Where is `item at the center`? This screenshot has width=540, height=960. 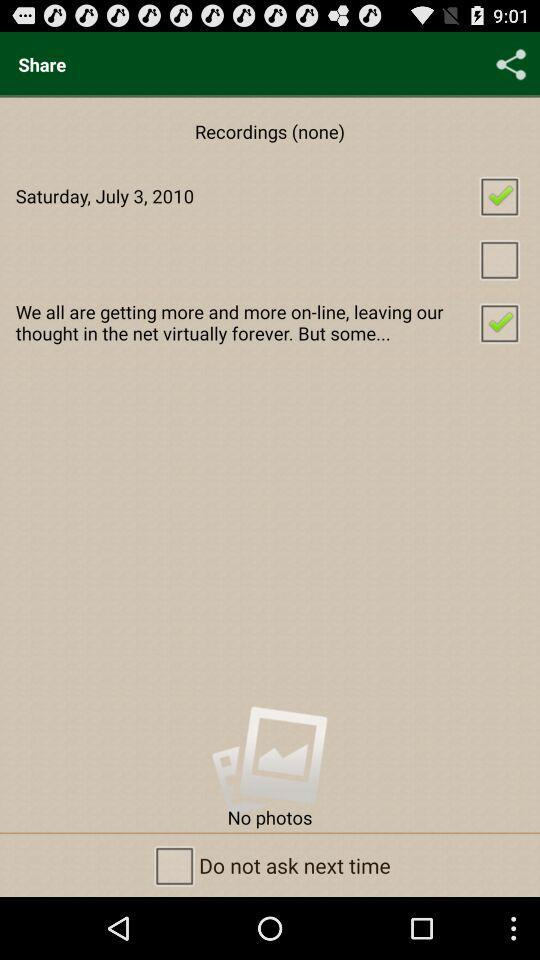
item at the center is located at coordinates (270, 322).